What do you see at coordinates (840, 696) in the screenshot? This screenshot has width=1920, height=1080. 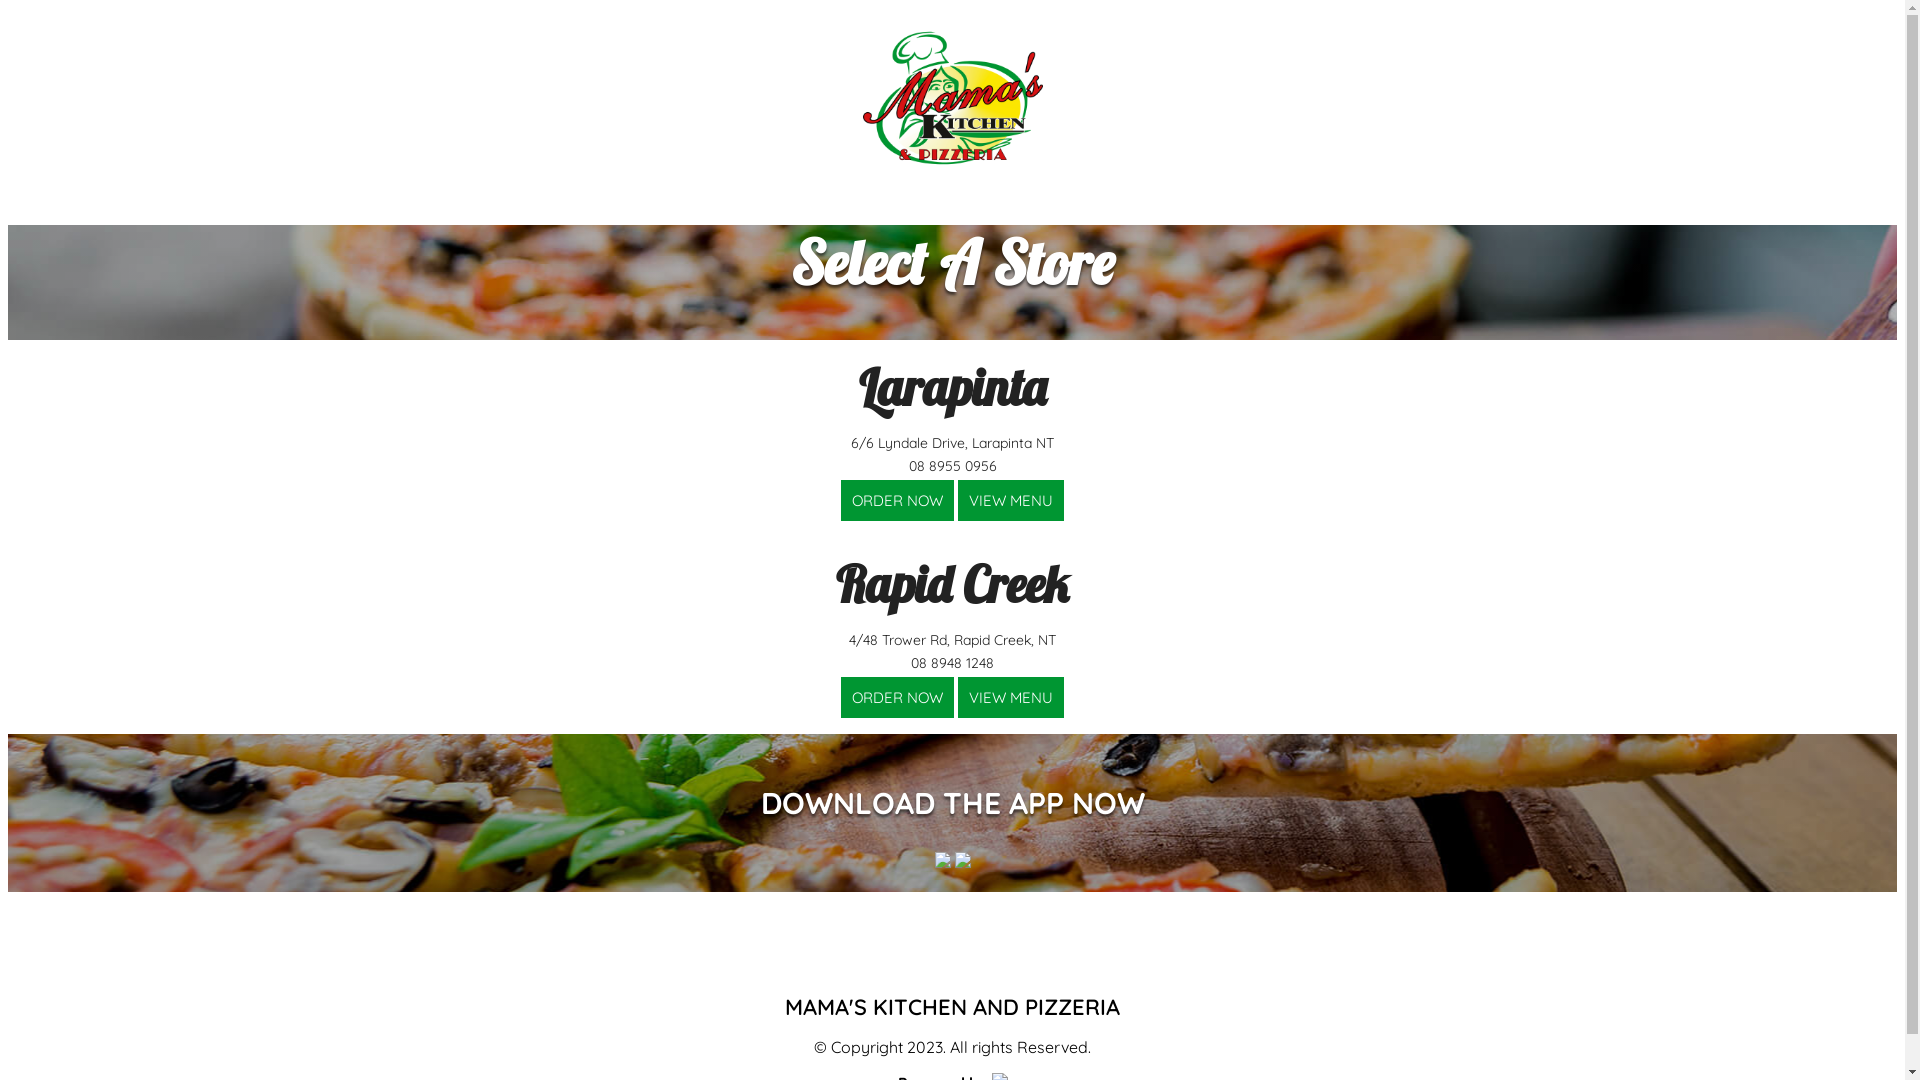 I see `'ORDER NOW'` at bounding box center [840, 696].